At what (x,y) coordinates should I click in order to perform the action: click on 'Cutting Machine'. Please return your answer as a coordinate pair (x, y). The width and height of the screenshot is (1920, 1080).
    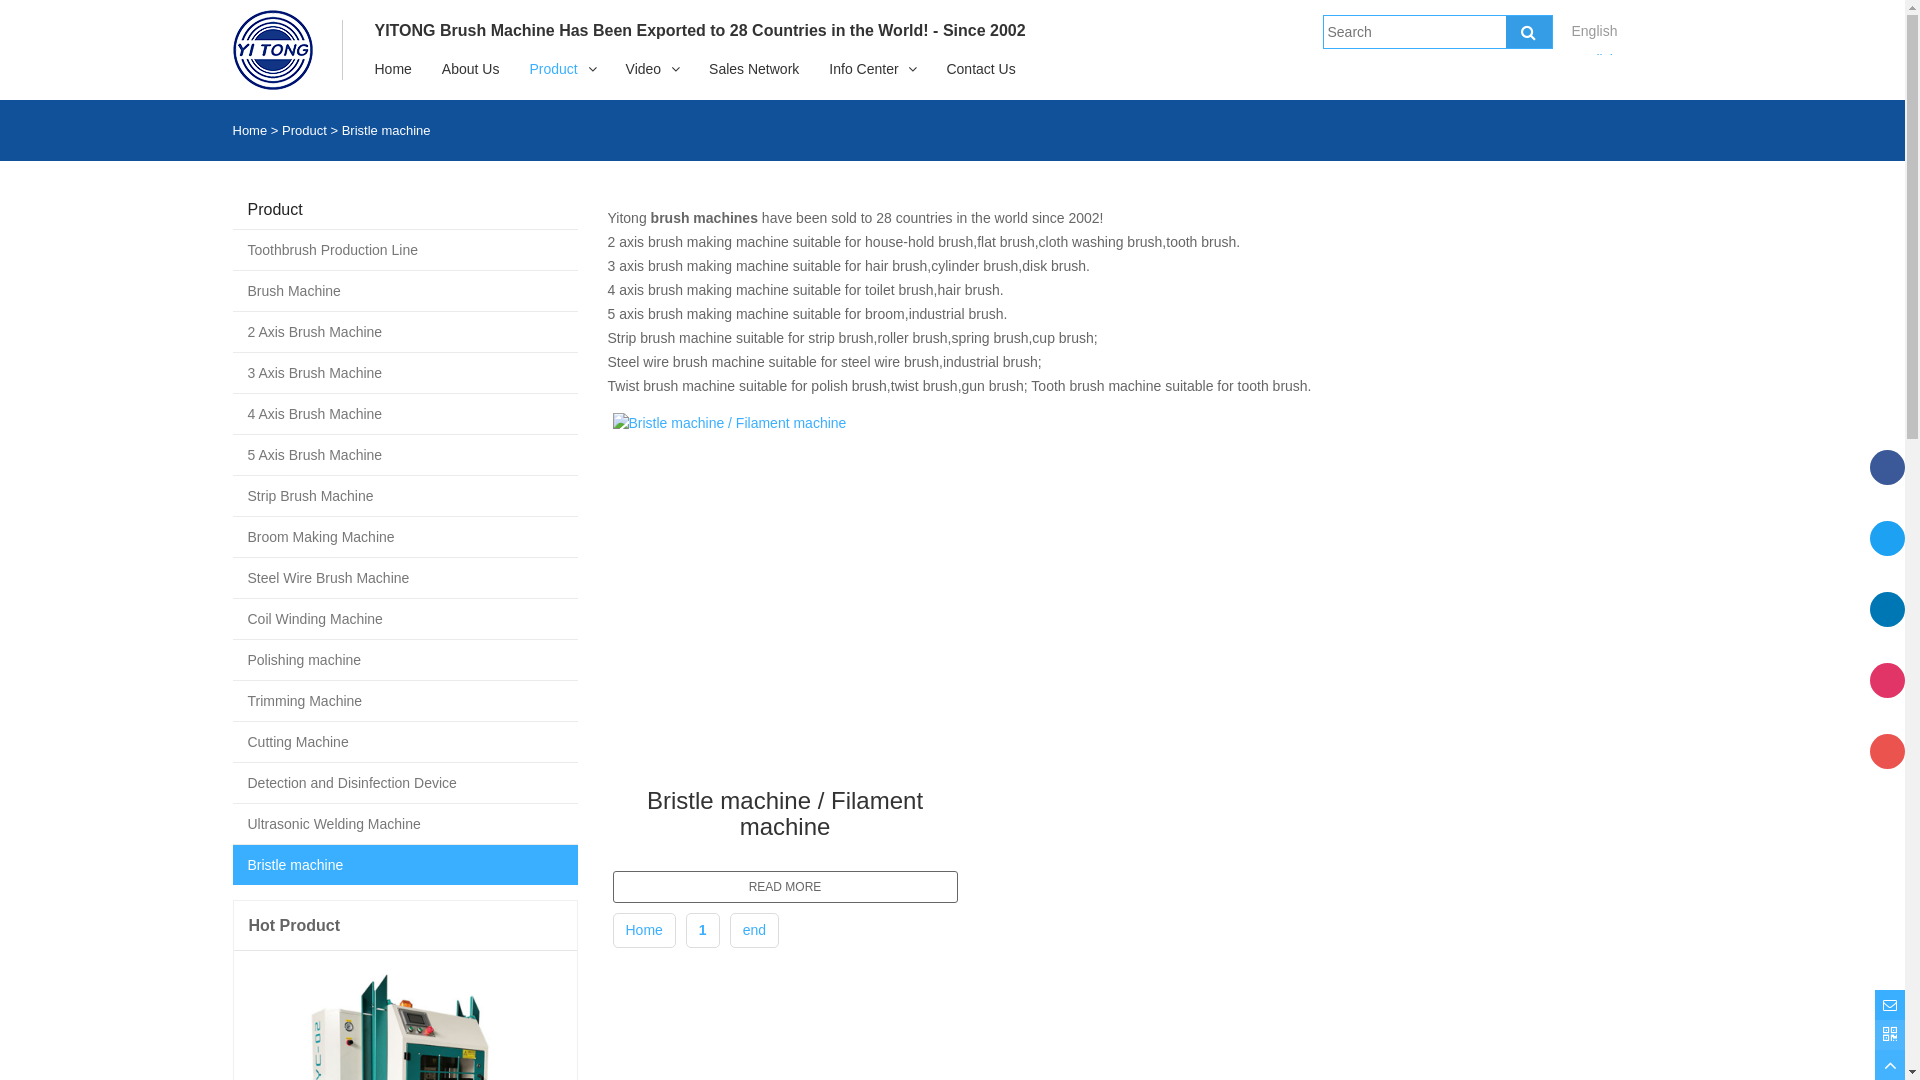
    Looking at the image, I should click on (403, 741).